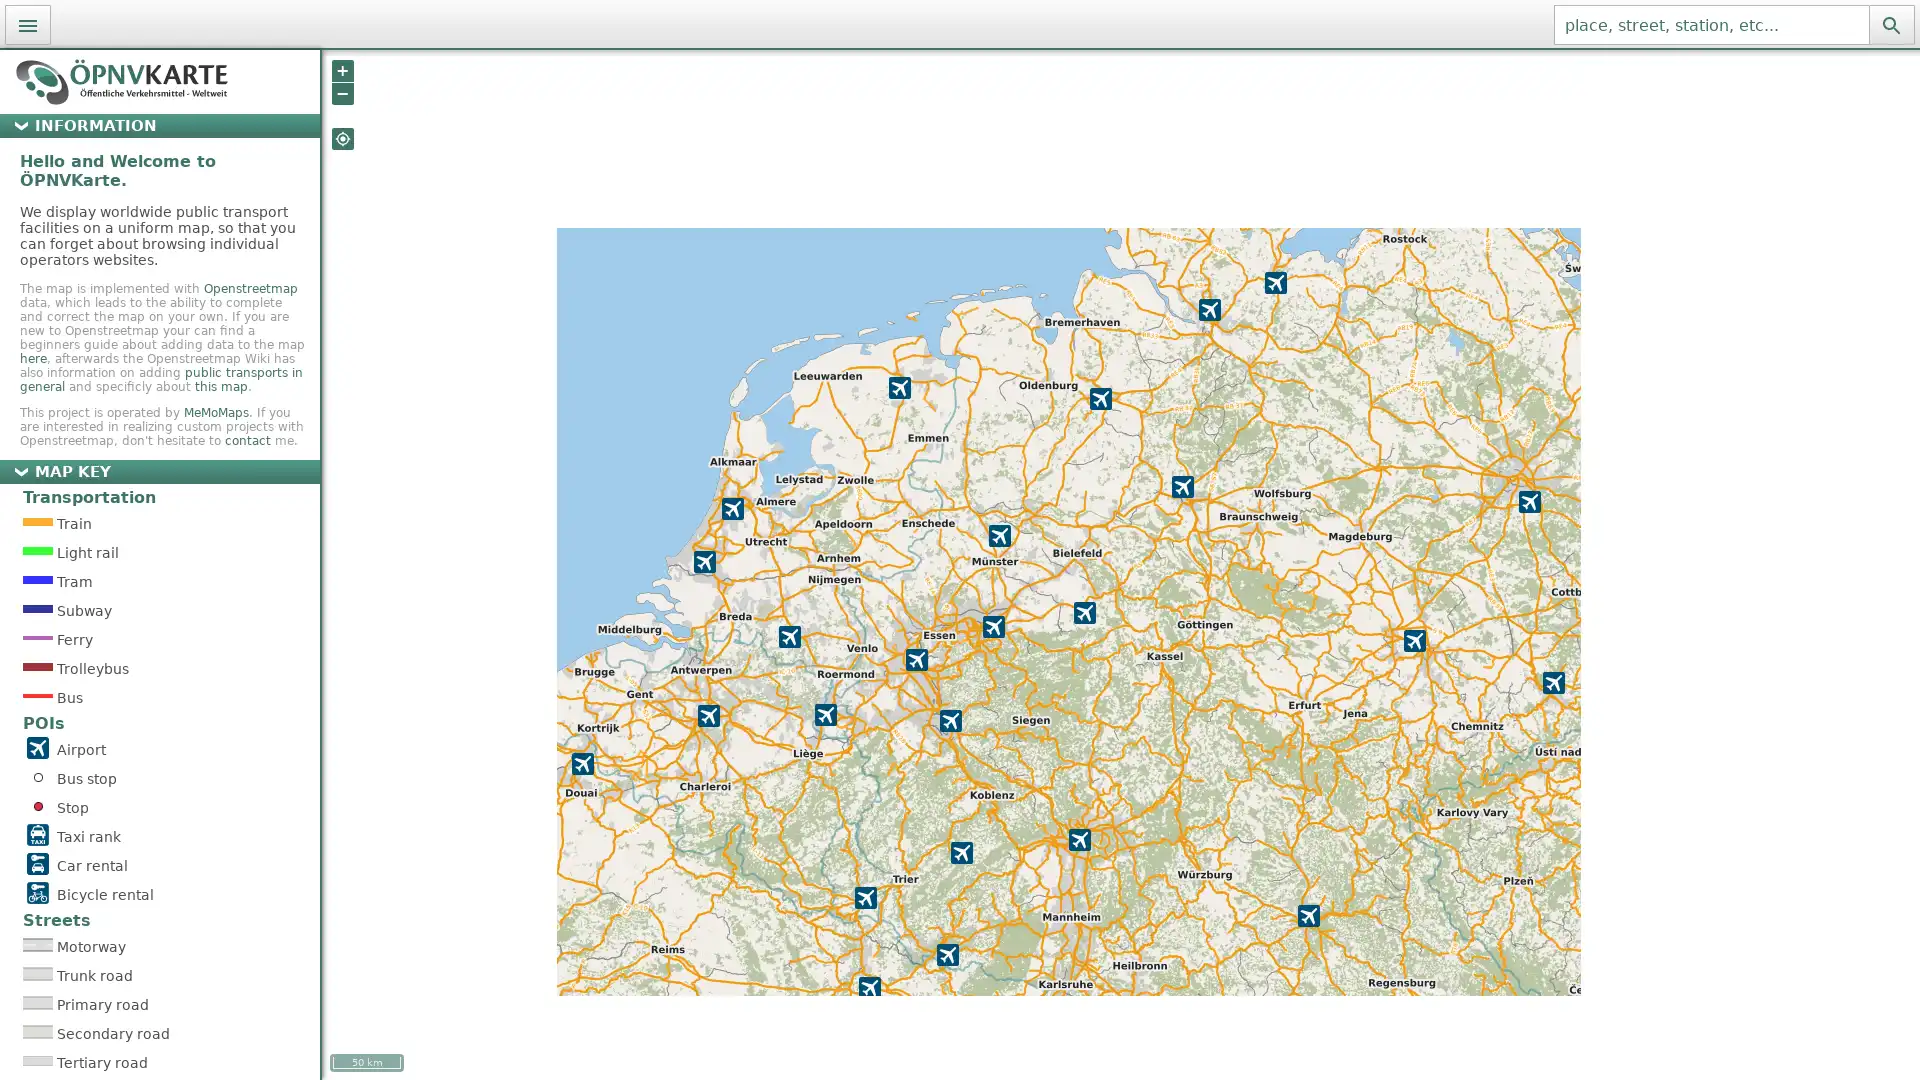 This screenshot has height=1080, width=1920. Describe the element at coordinates (342, 137) in the screenshot. I see `Show position` at that location.